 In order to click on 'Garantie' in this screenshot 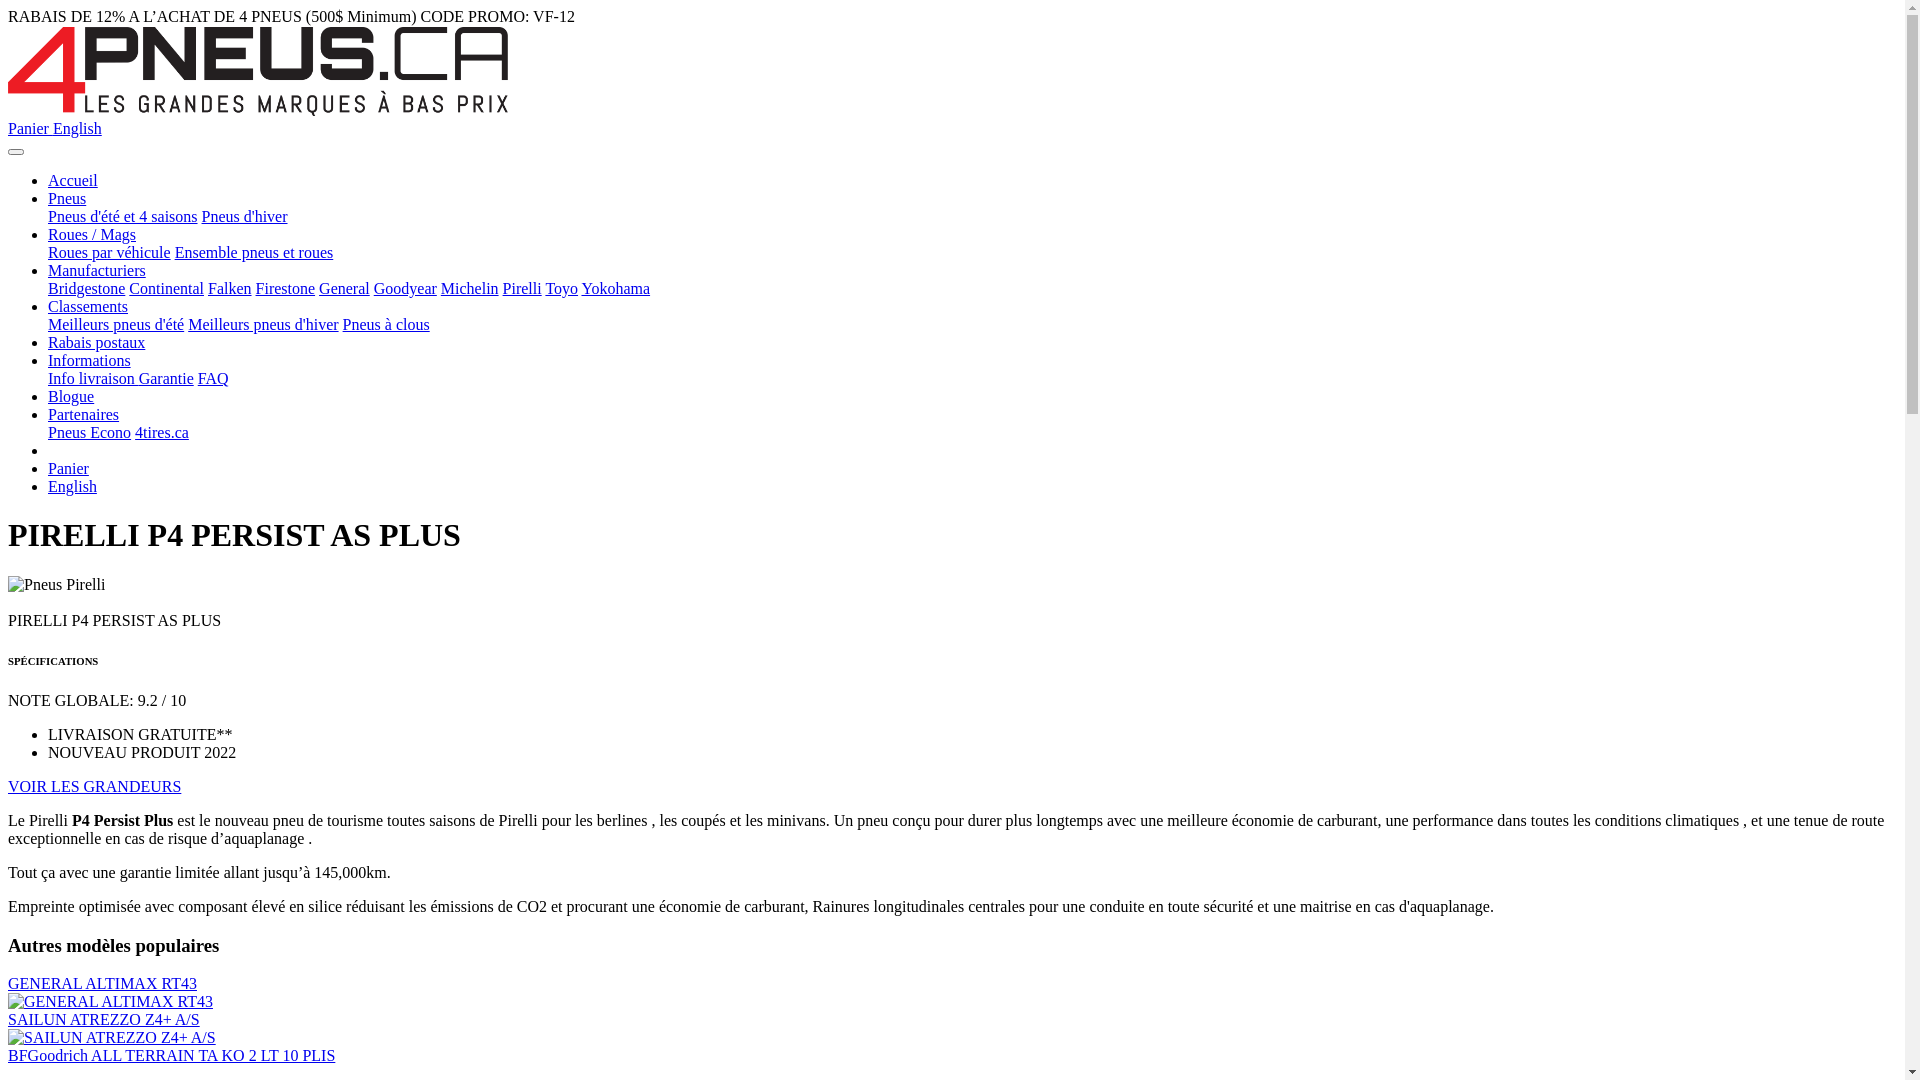, I will do `click(166, 378)`.